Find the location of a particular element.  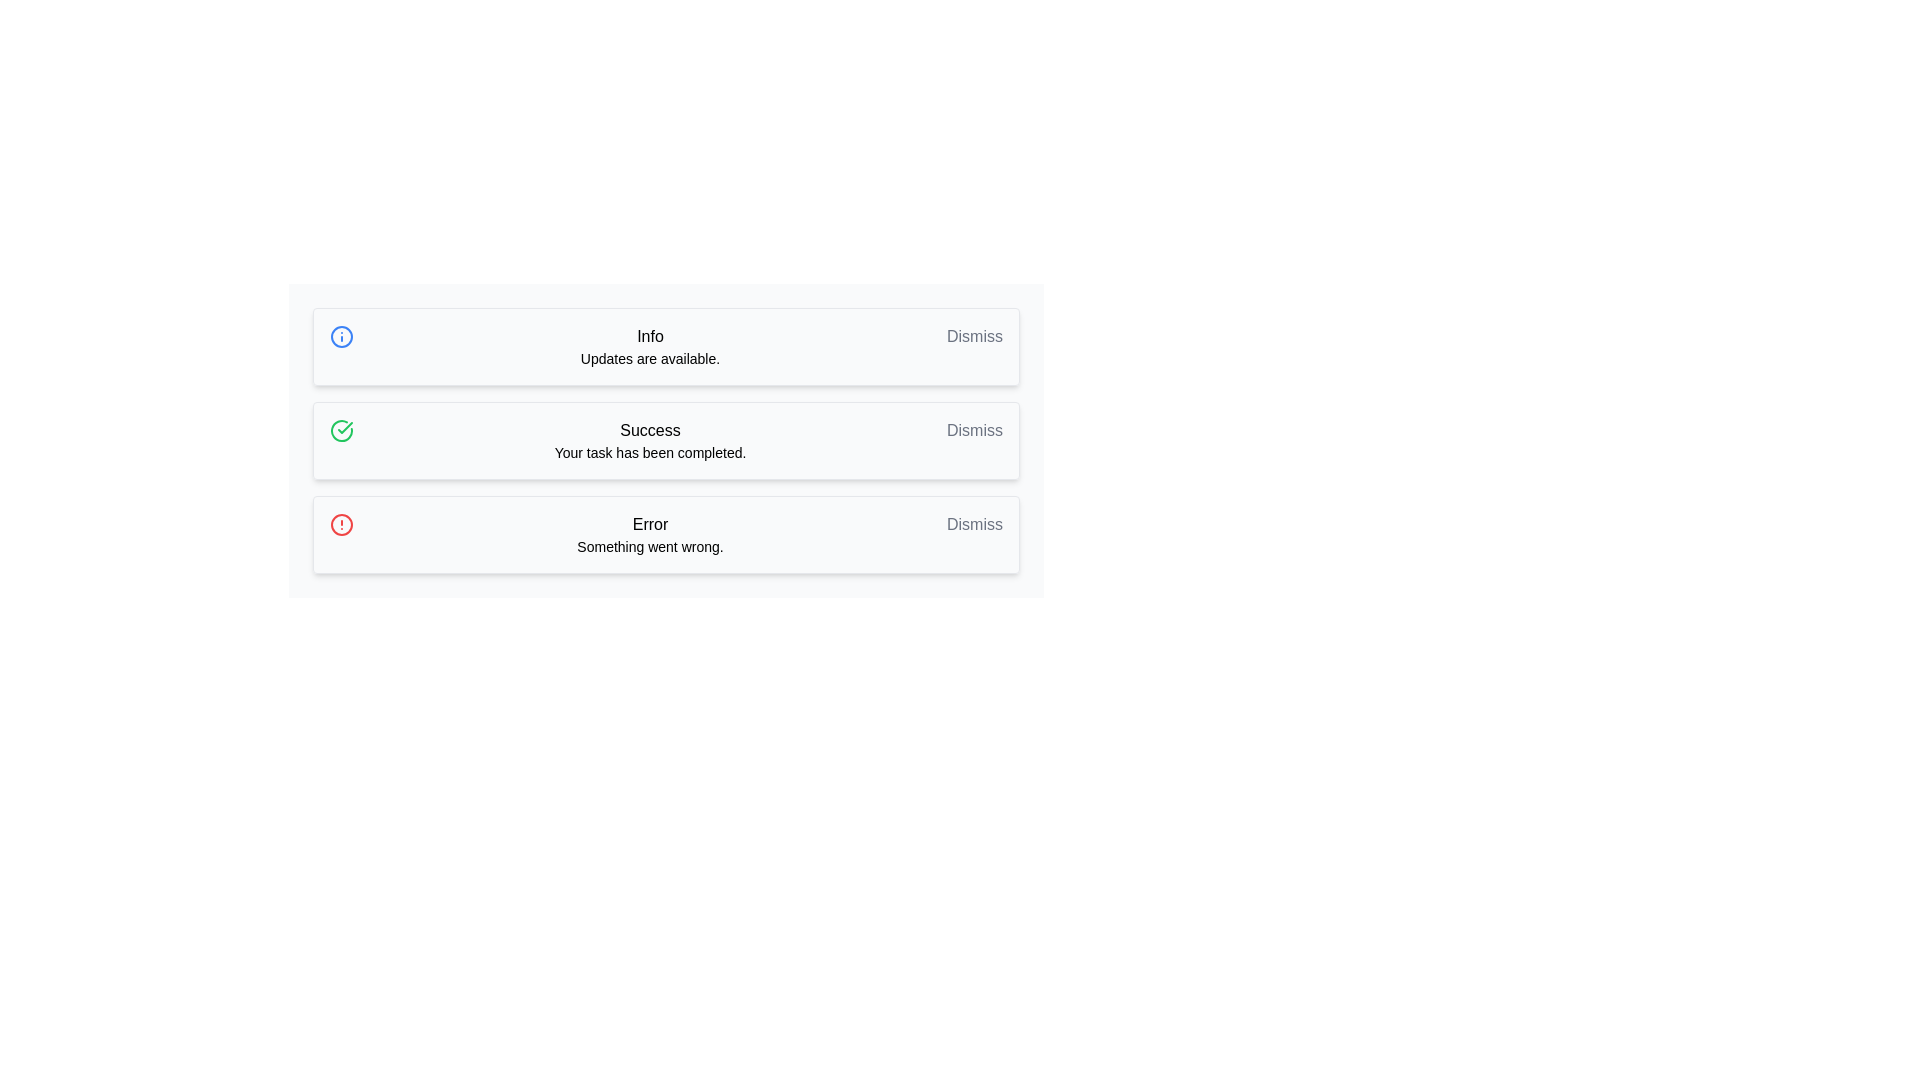

error message displayed in the third Notification card at the bottom of the notifications list is located at coordinates (666, 534).